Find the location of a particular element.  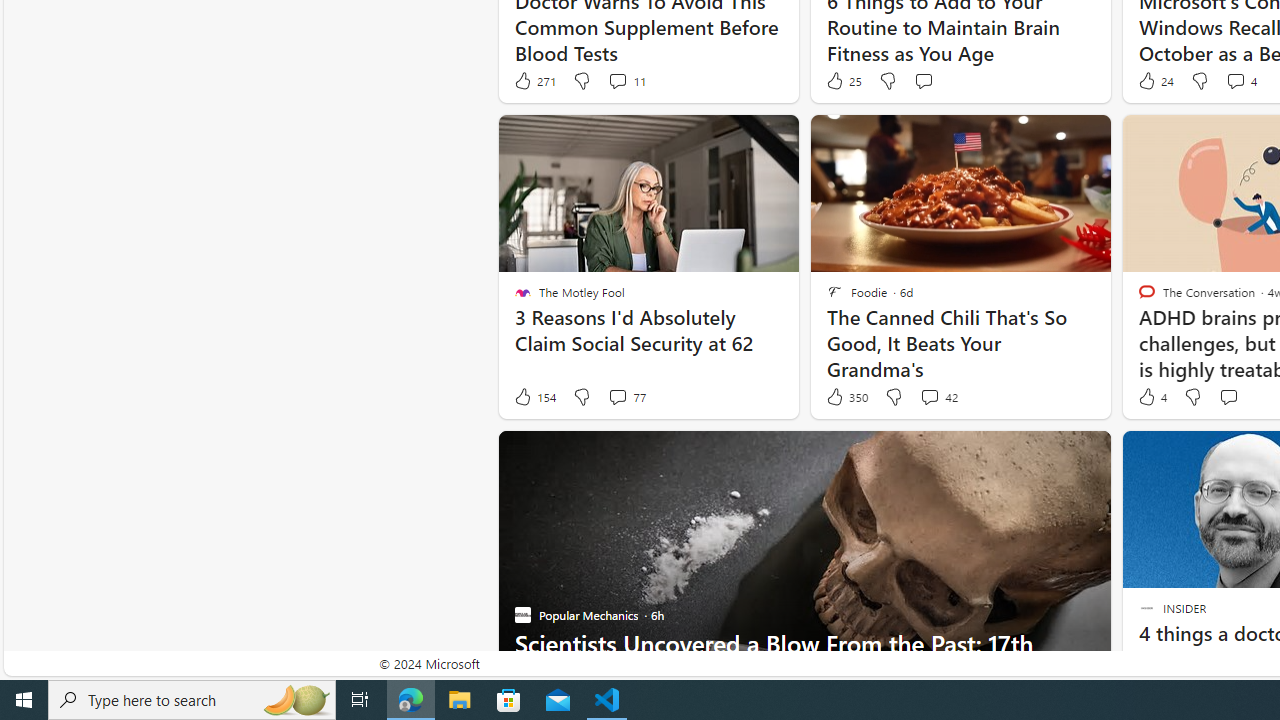

'25 Like' is located at coordinates (843, 80).